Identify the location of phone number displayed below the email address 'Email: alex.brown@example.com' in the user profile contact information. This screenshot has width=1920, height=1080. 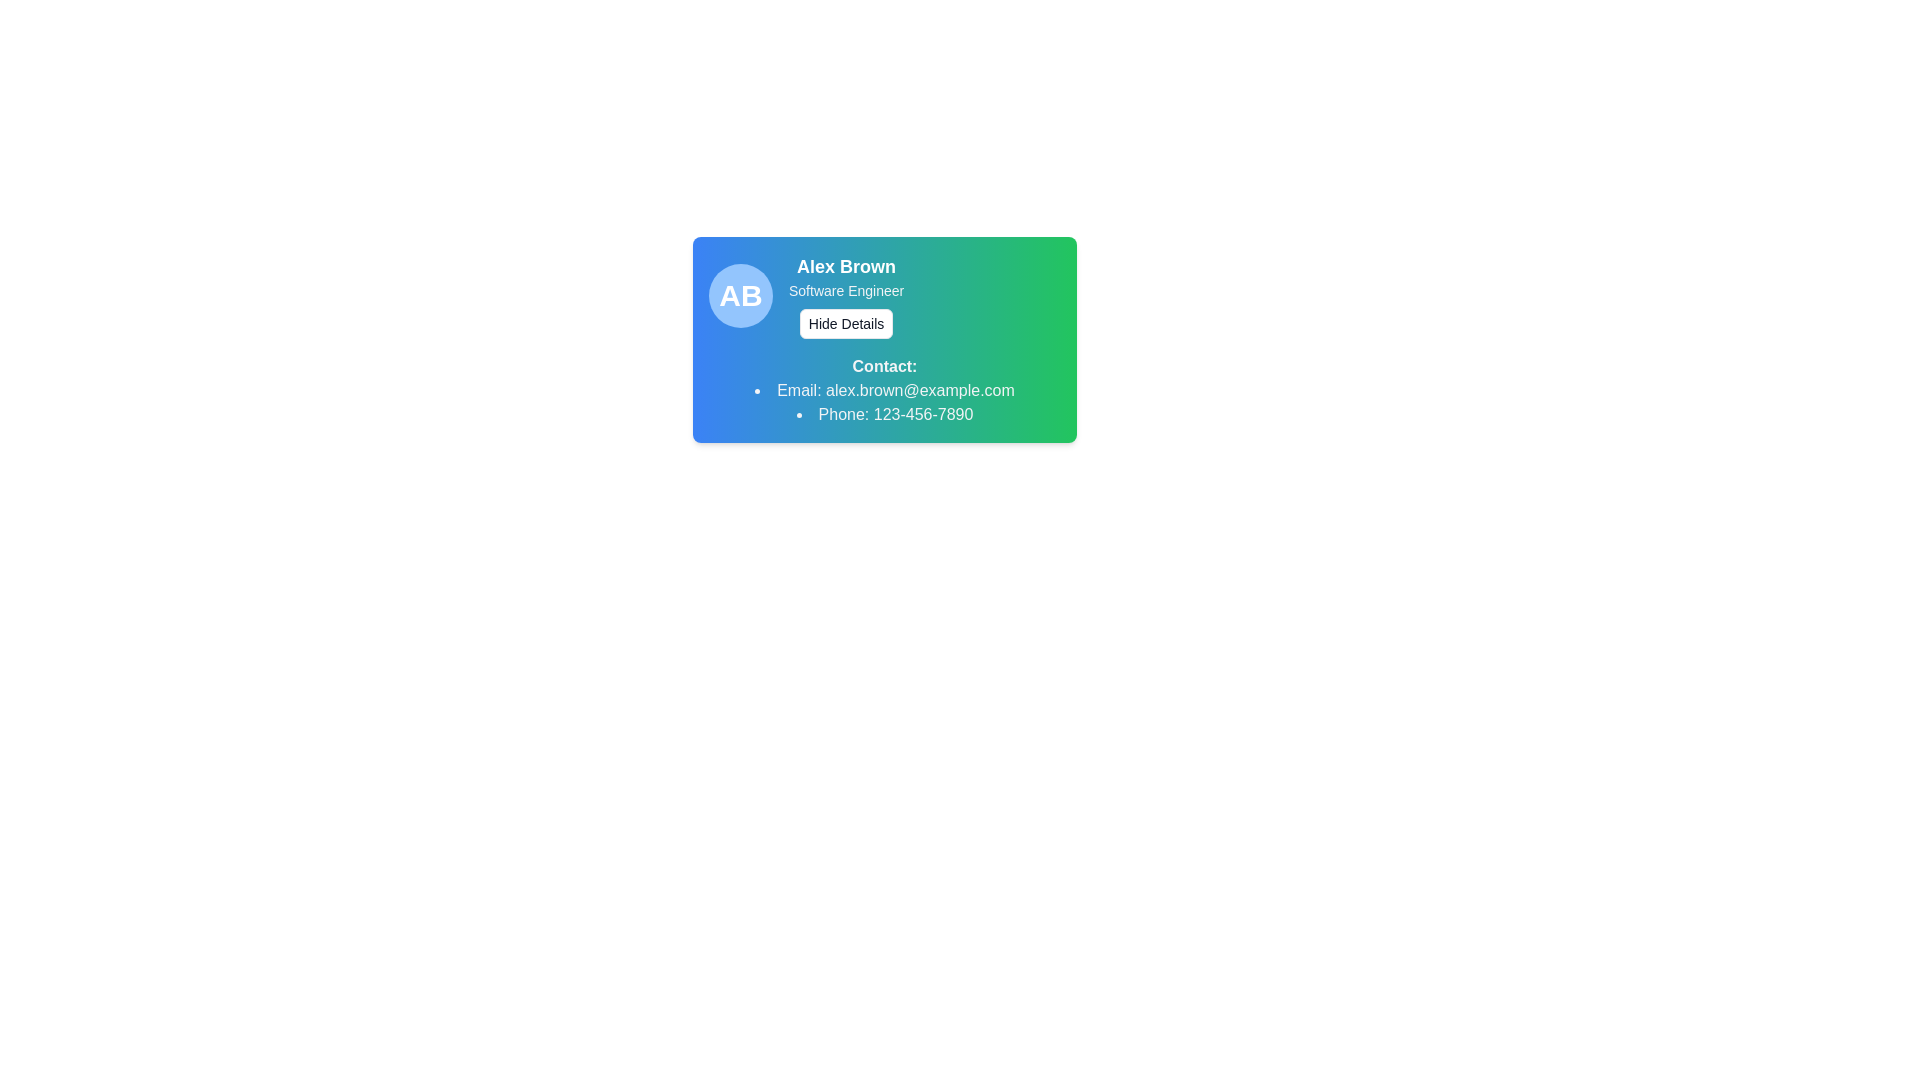
(883, 414).